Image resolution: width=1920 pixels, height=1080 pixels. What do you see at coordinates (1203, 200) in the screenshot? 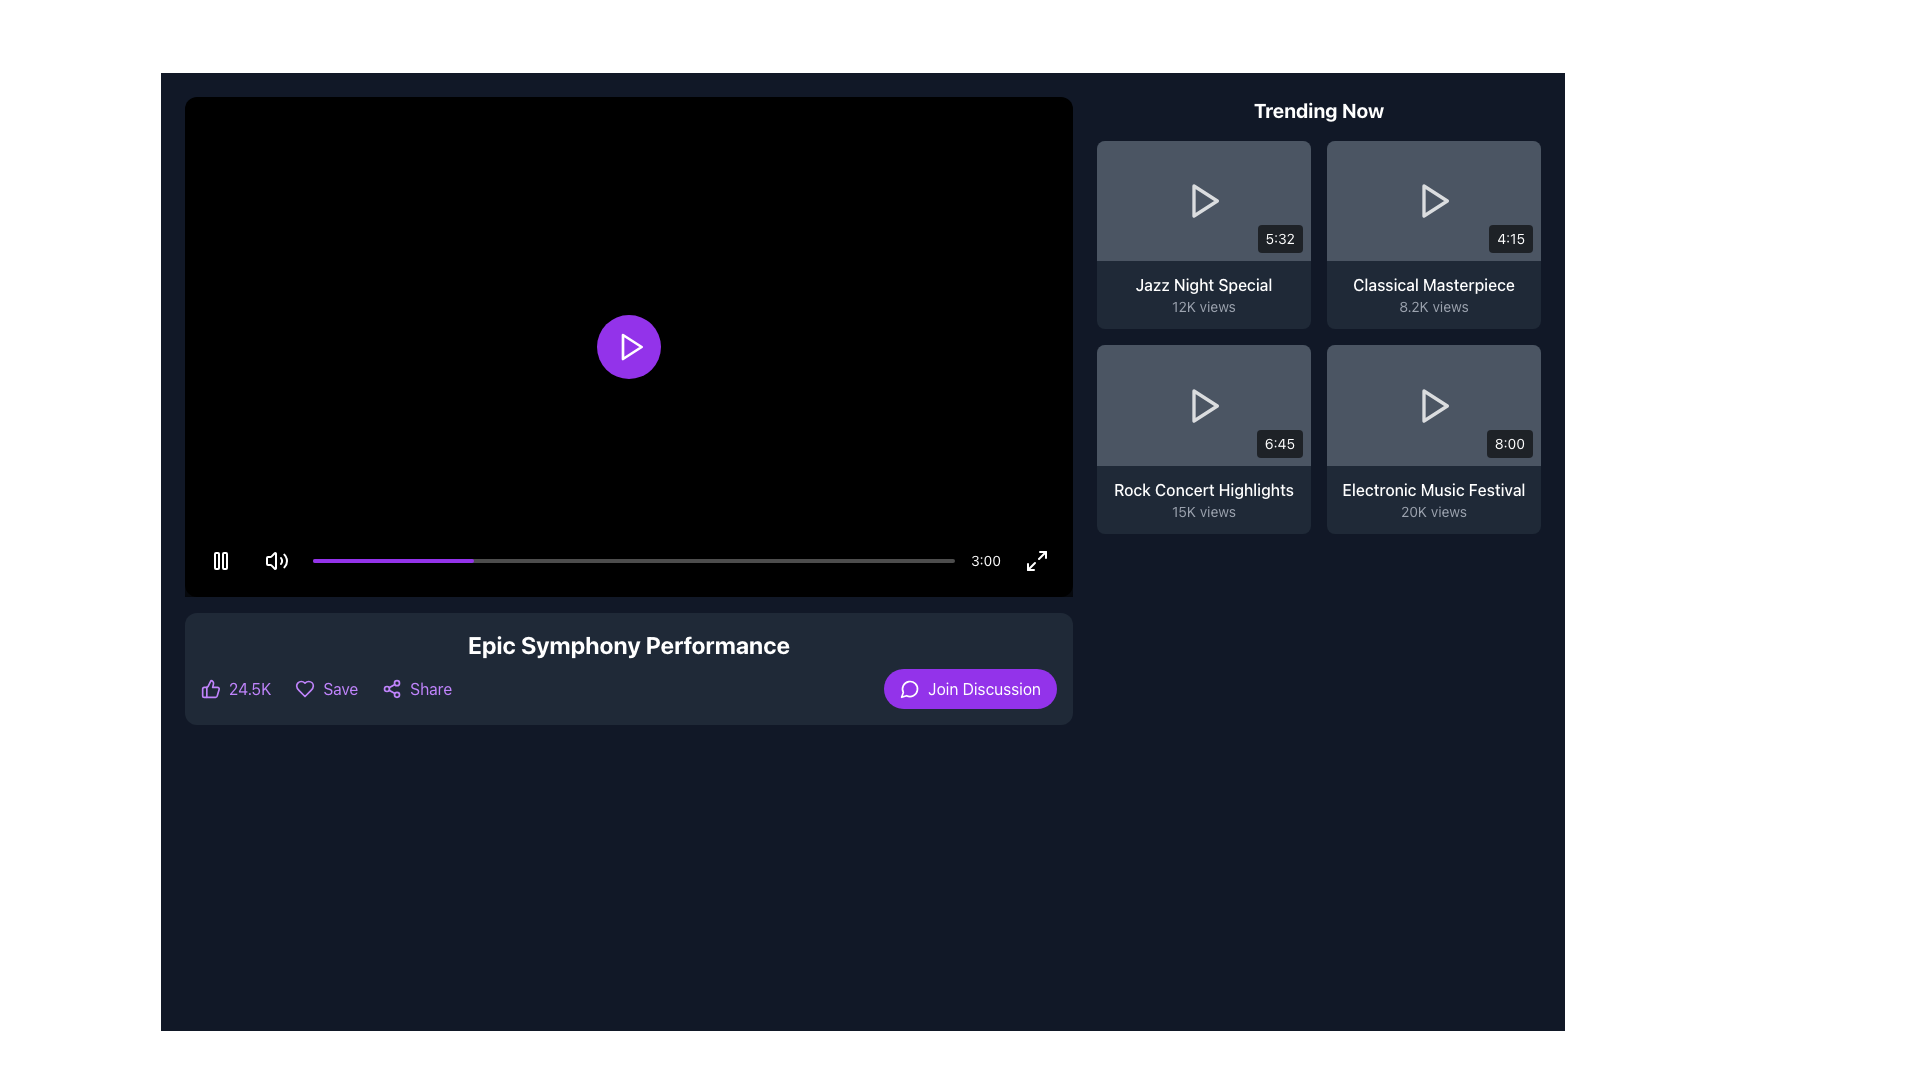
I see `the play button located in the 'Trending Now' section, which is depicted by a play icon in the top-left video thumbnail labeled 'Jazz Night Special'` at bounding box center [1203, 200].